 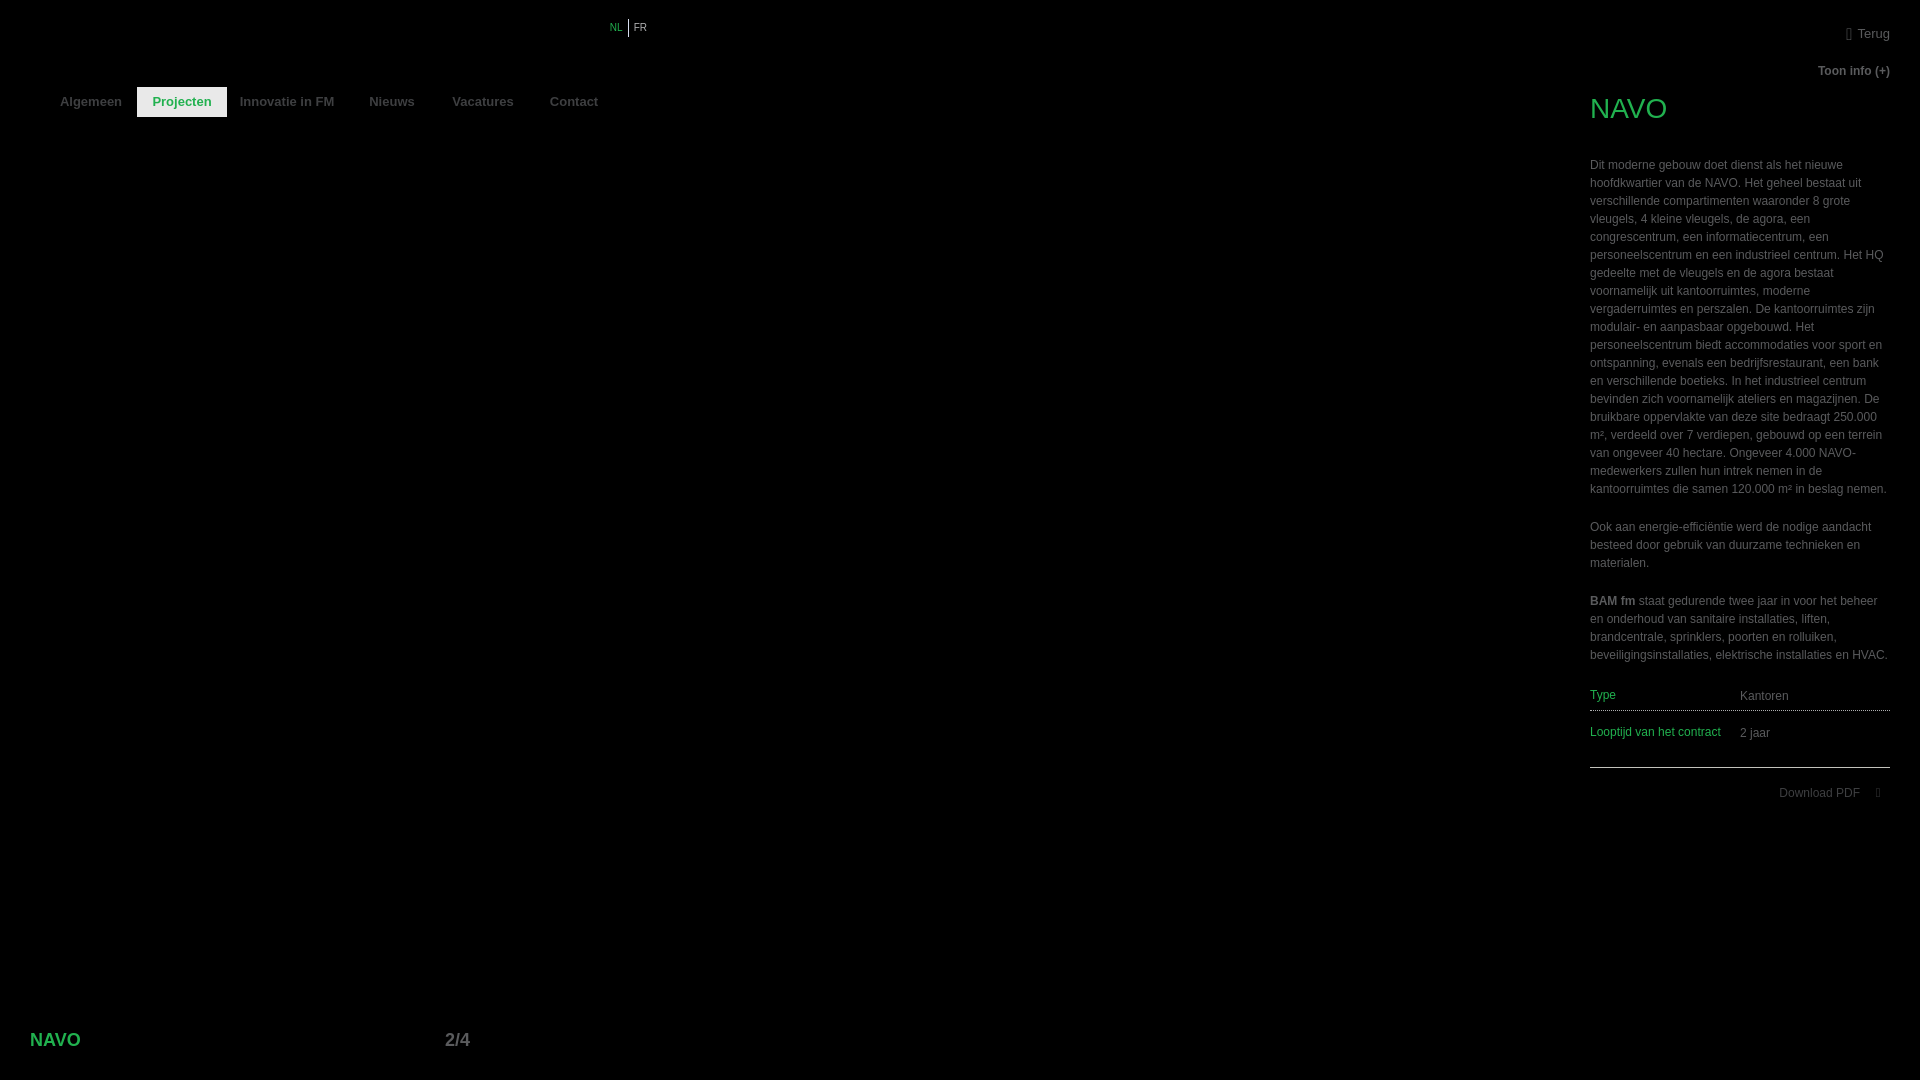 What do you see at coordinates (483, 101) in the screenshot?
I see `'Vacatures'` at bounding box center [483, 101].